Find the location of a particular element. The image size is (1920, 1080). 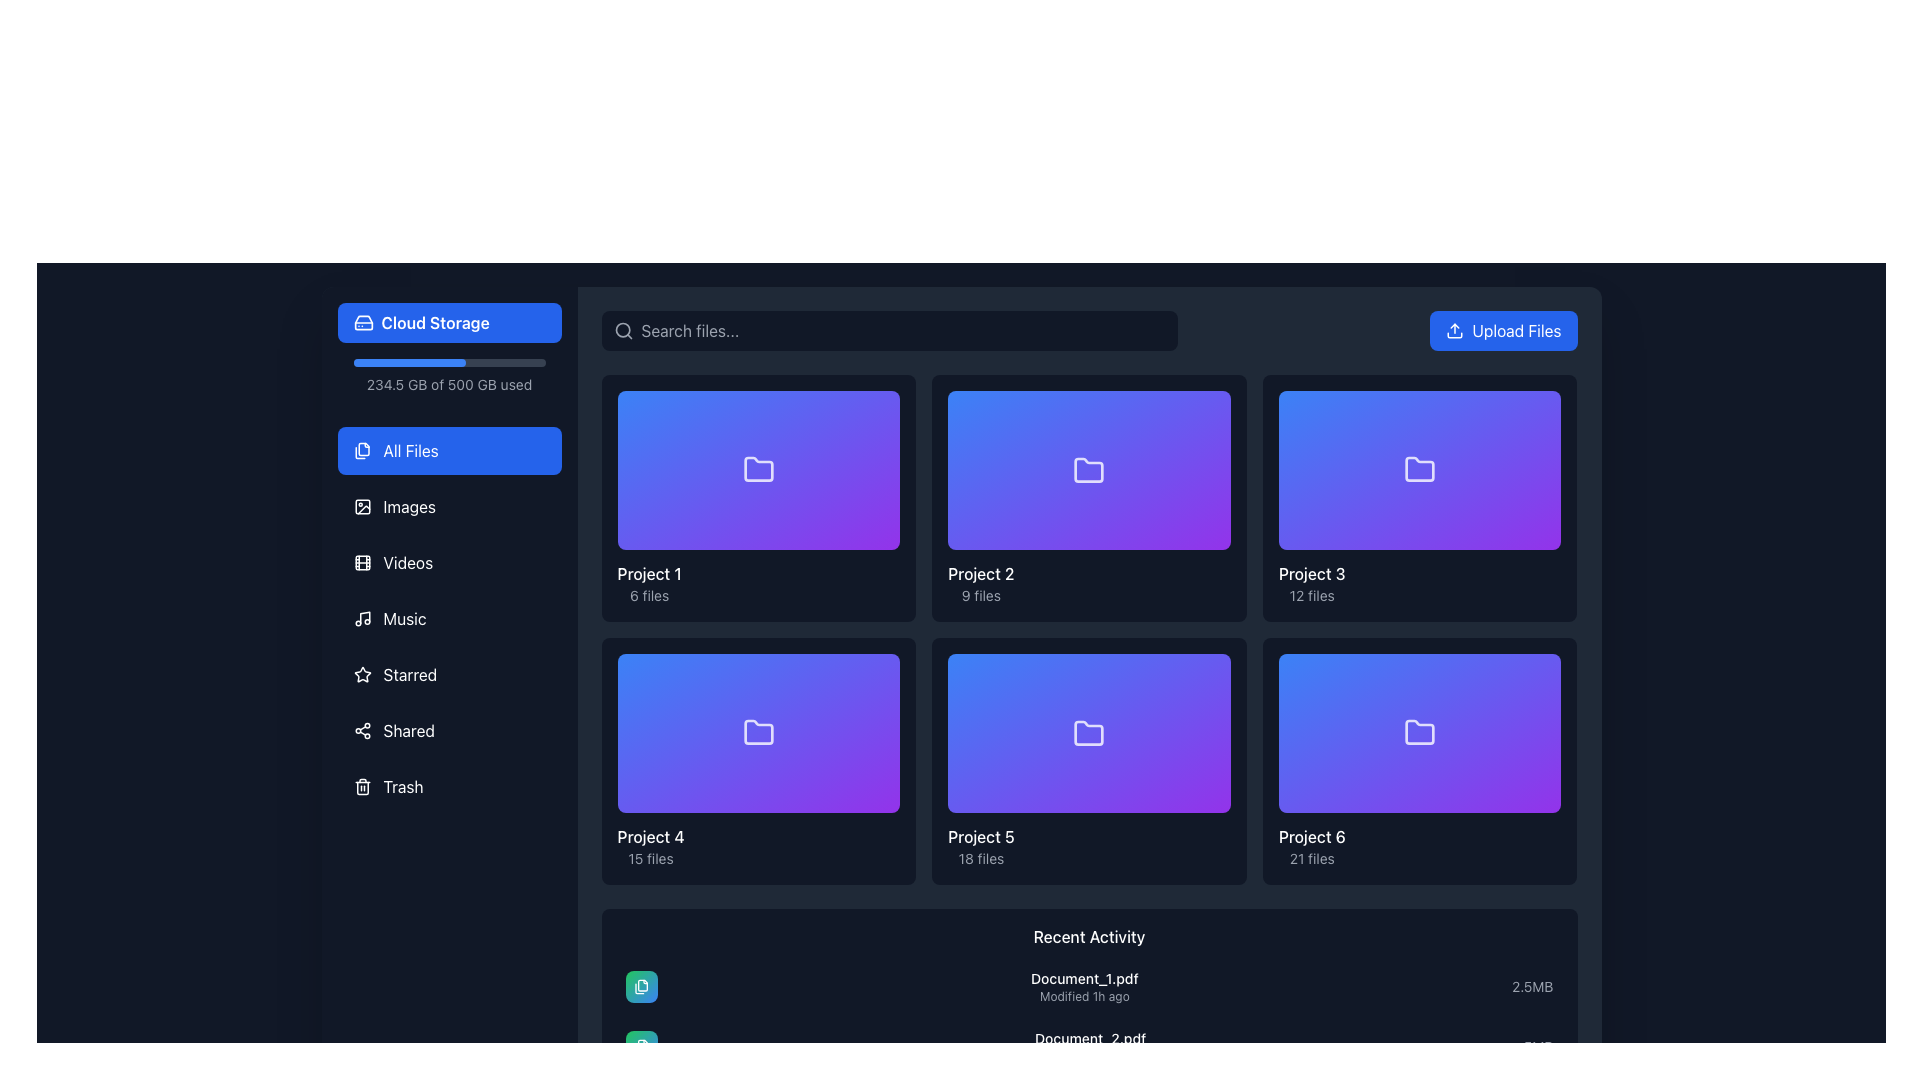

the icon representing an image or picture, which is located directly to the left of the 'Images' text label in the vertical navigation menu is located at coordinates (362, 505).